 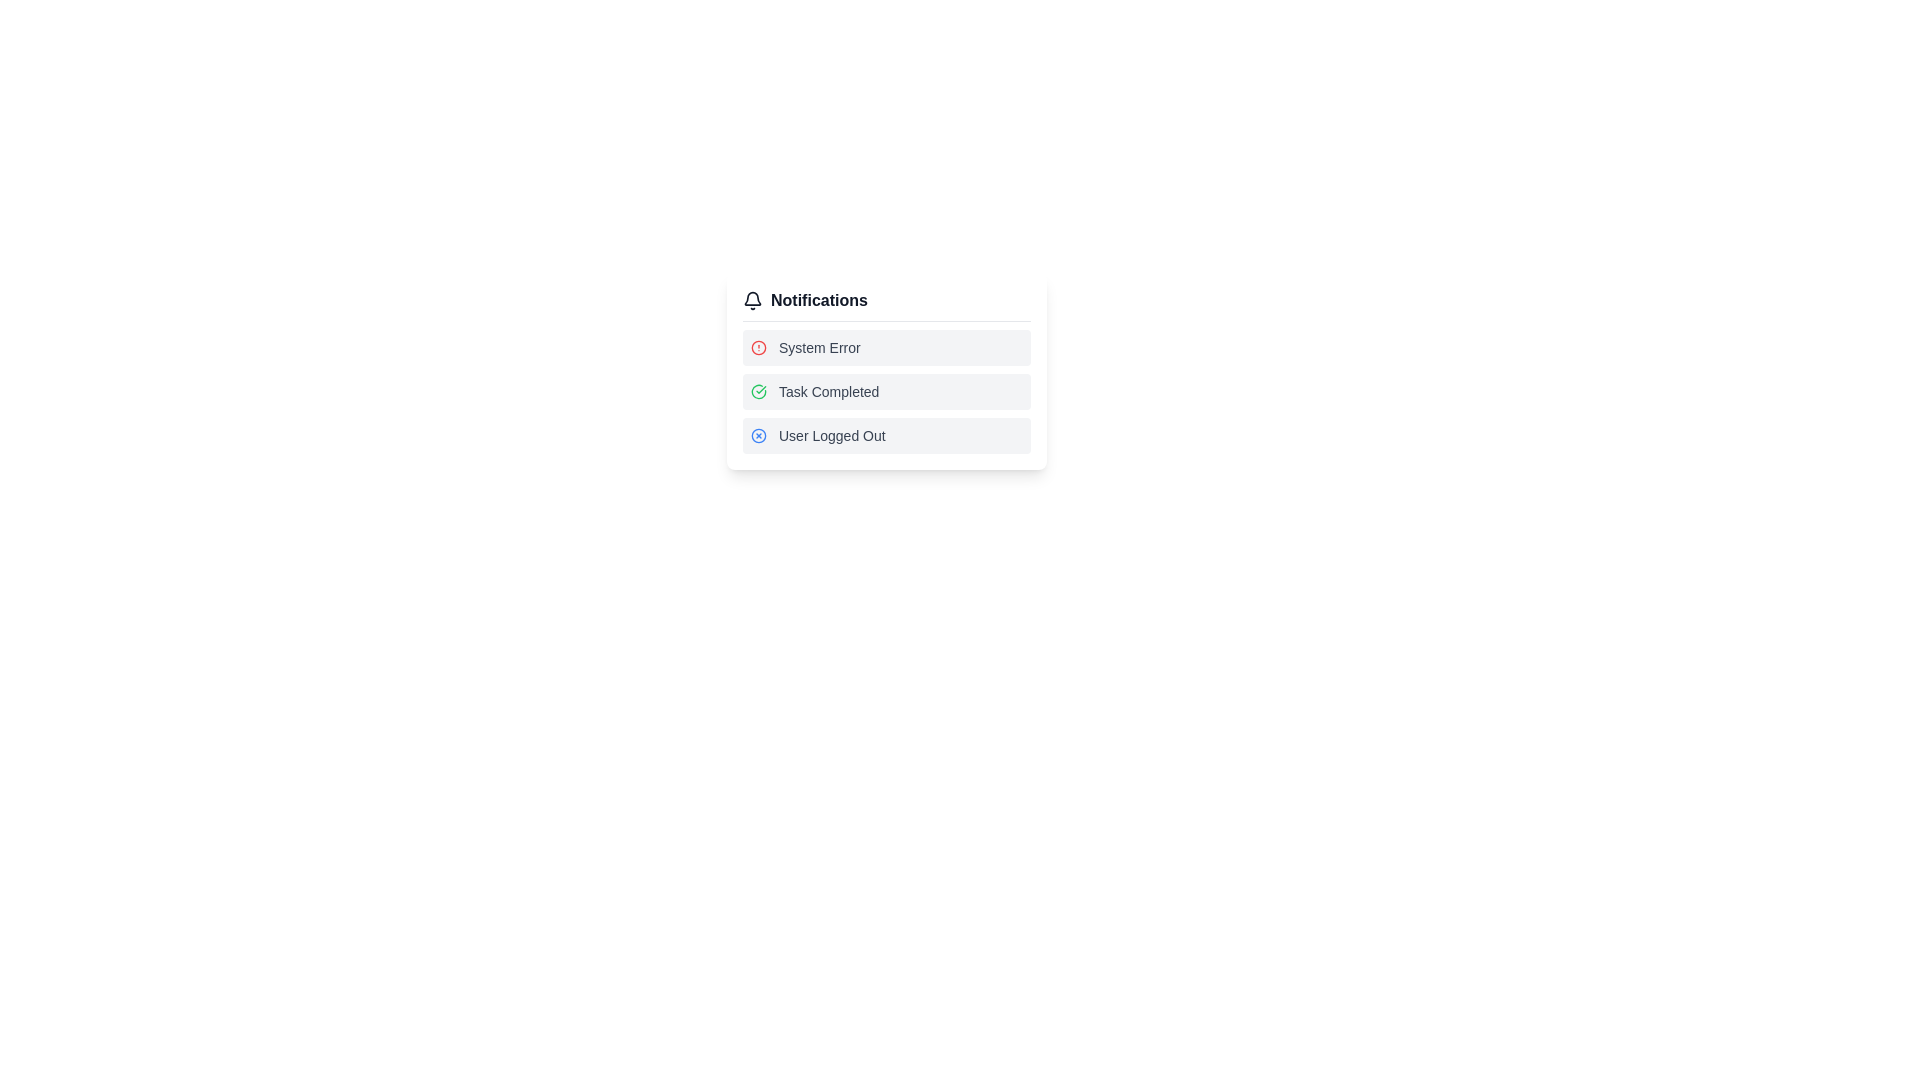 I want to click on the 'User Logged Out' text label displayed in a small gray font, which is located within a notification entry in the third position of a vertically aligned list, so click(x=832, y=434).